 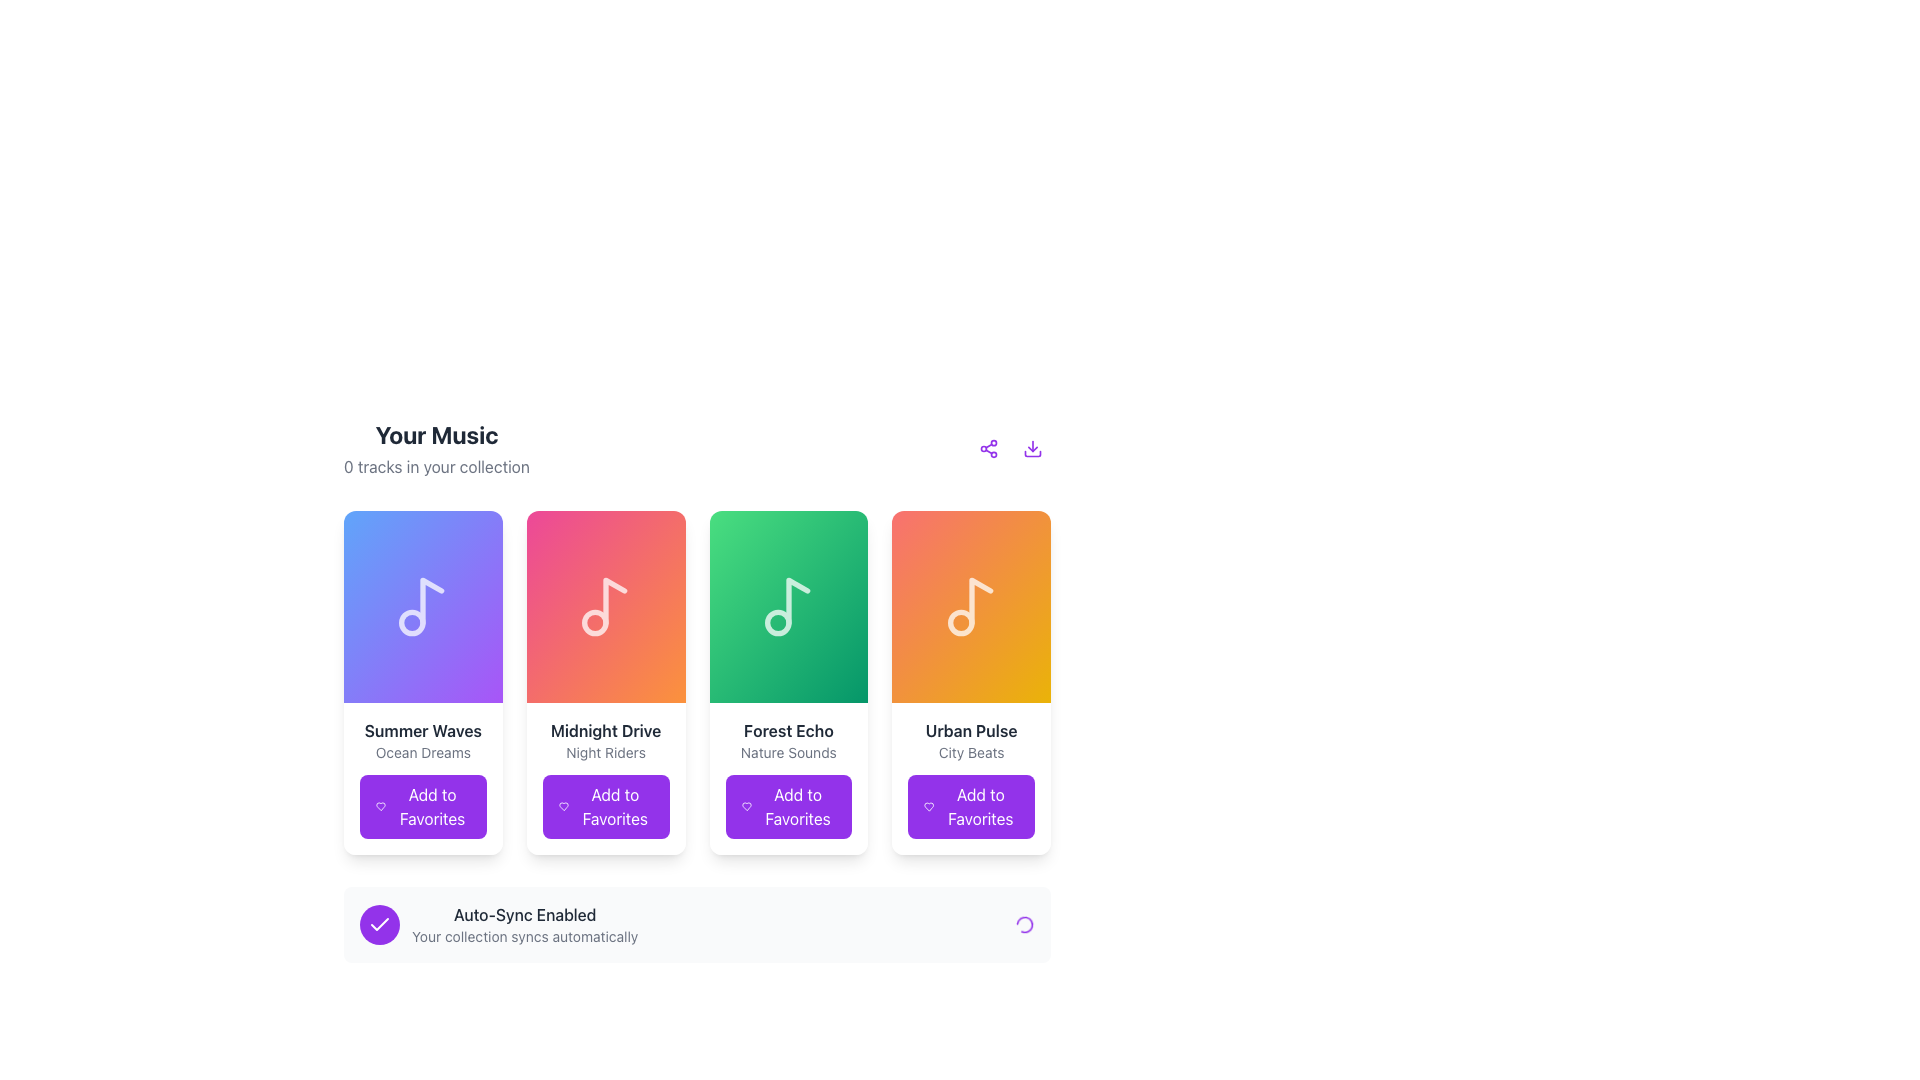 I want to click on the 'Add to Favorites' icon located to the left of the text within the button associated with the 'Urban Pulse' card, so click(x=928, y=805).